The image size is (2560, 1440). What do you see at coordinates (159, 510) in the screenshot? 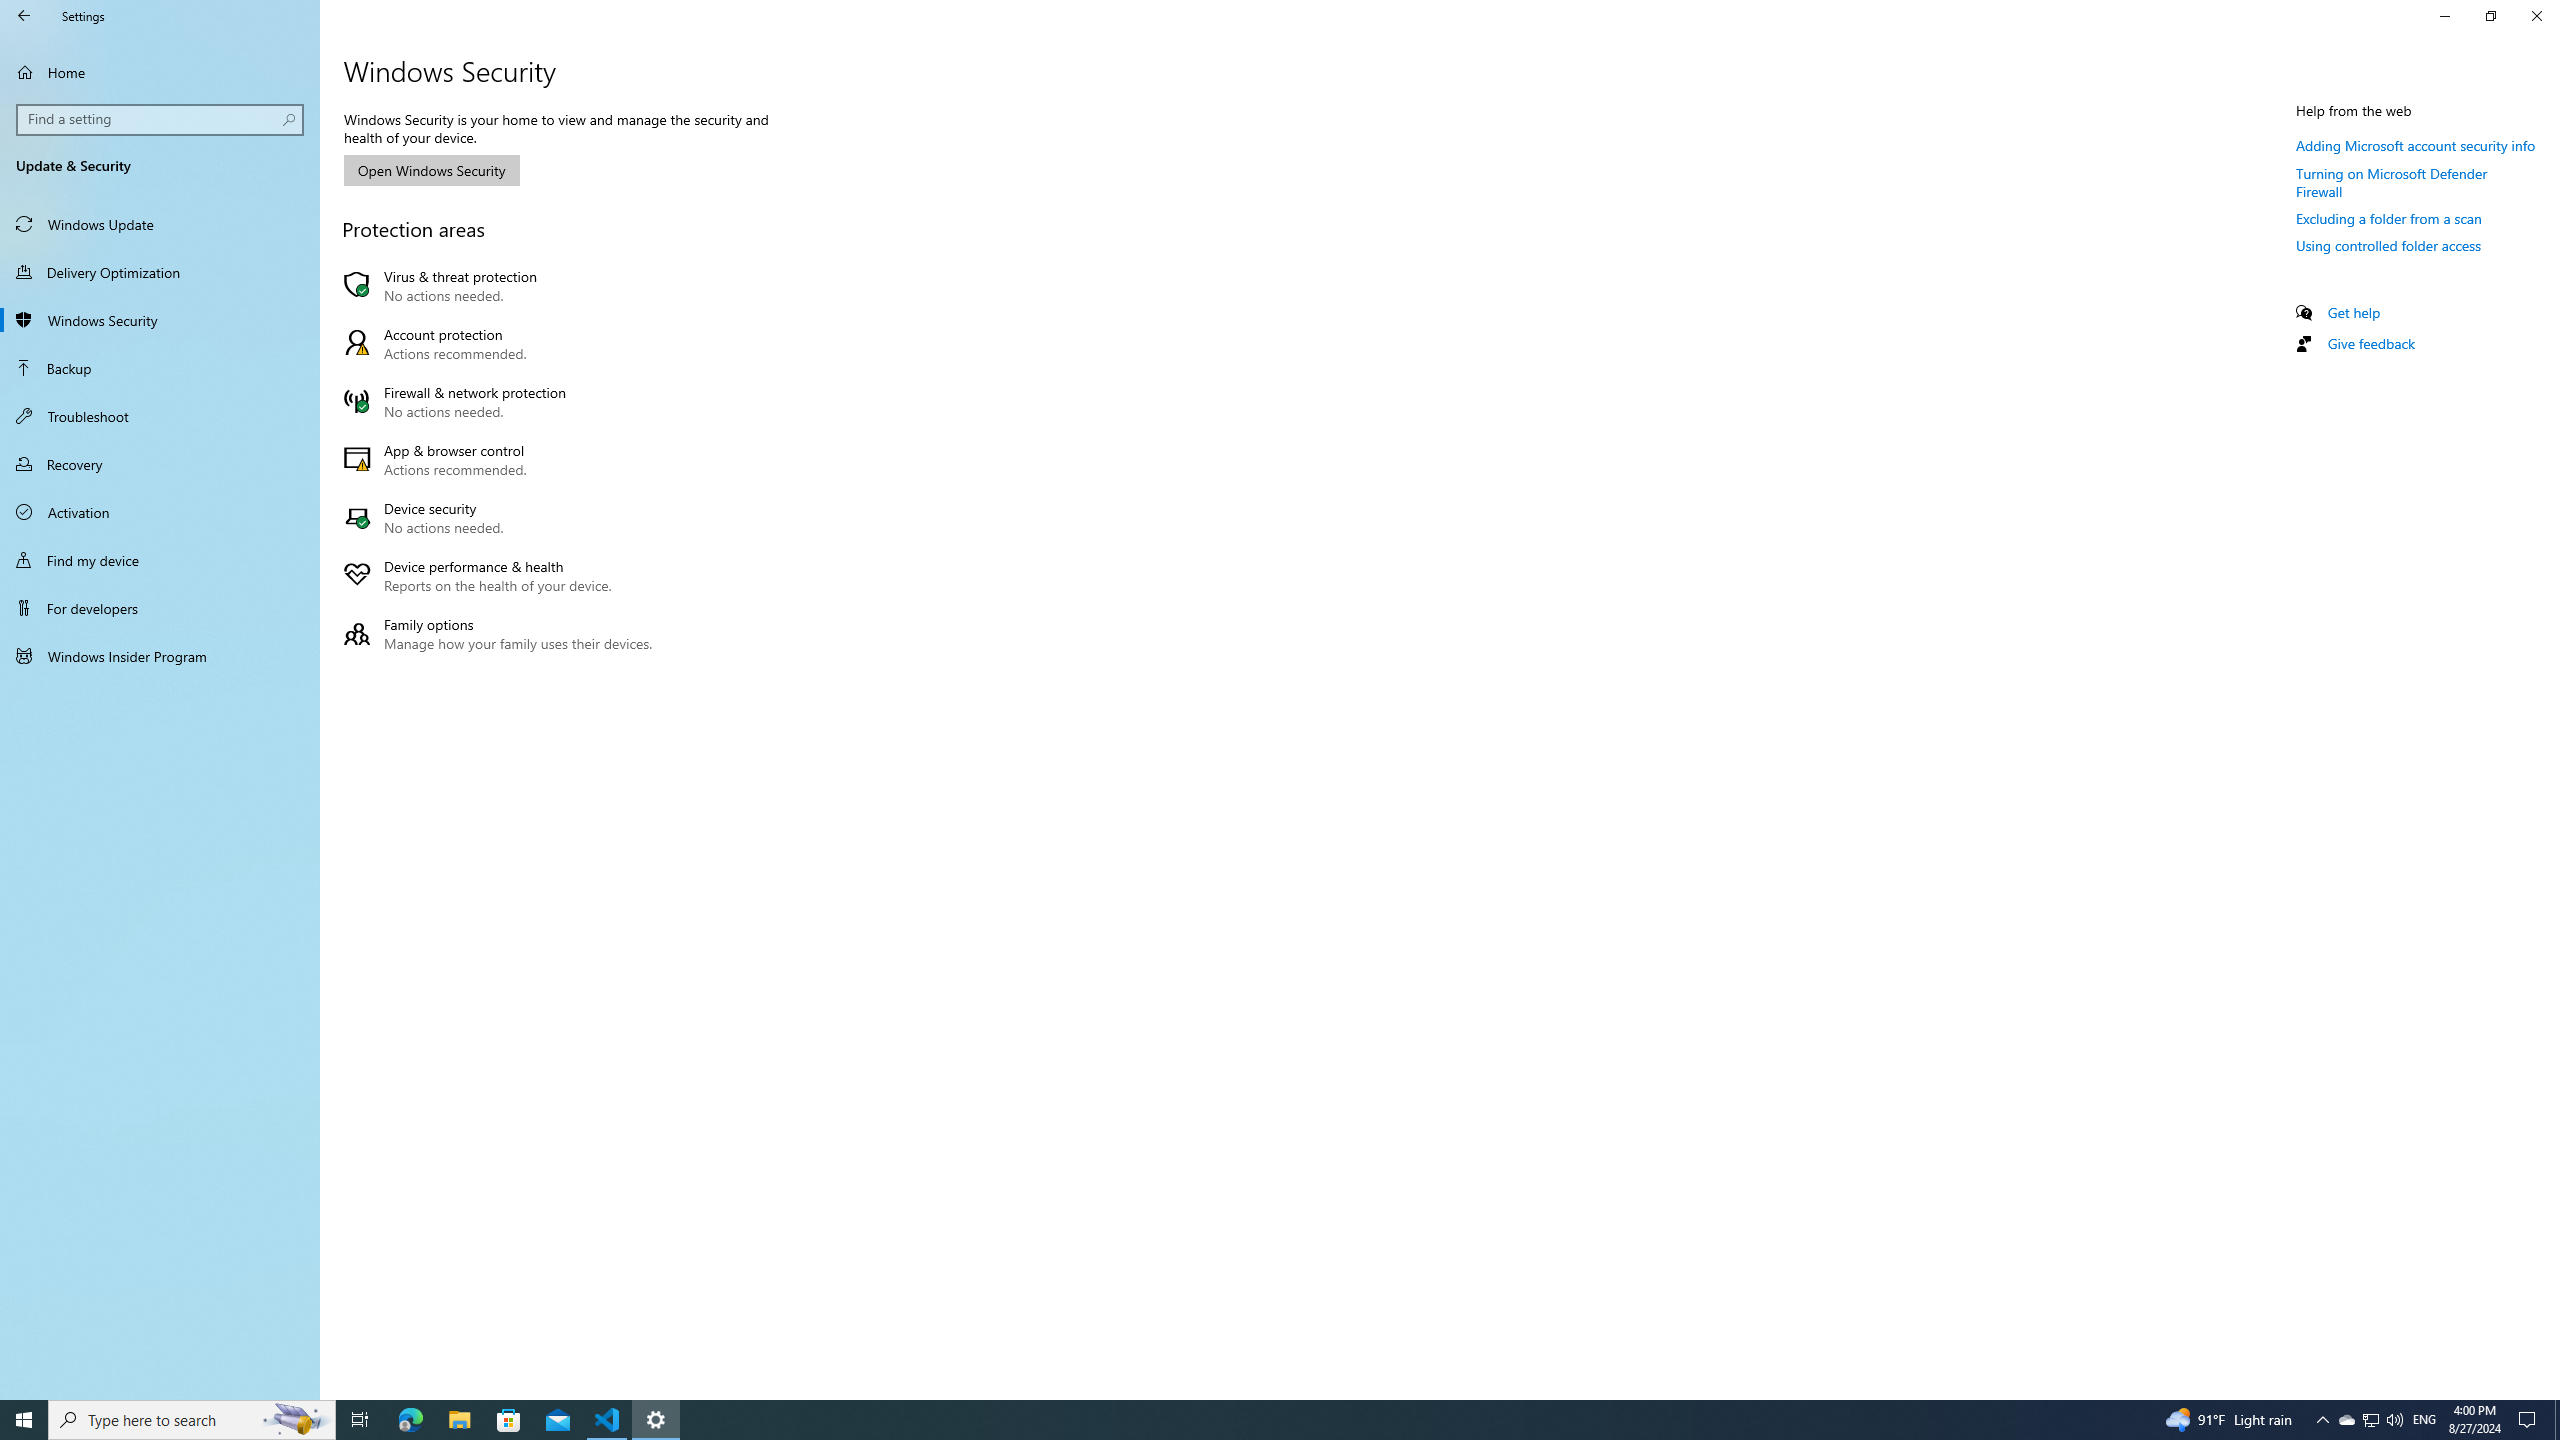
I see `'Activation'` at bounding box center [159, 510].